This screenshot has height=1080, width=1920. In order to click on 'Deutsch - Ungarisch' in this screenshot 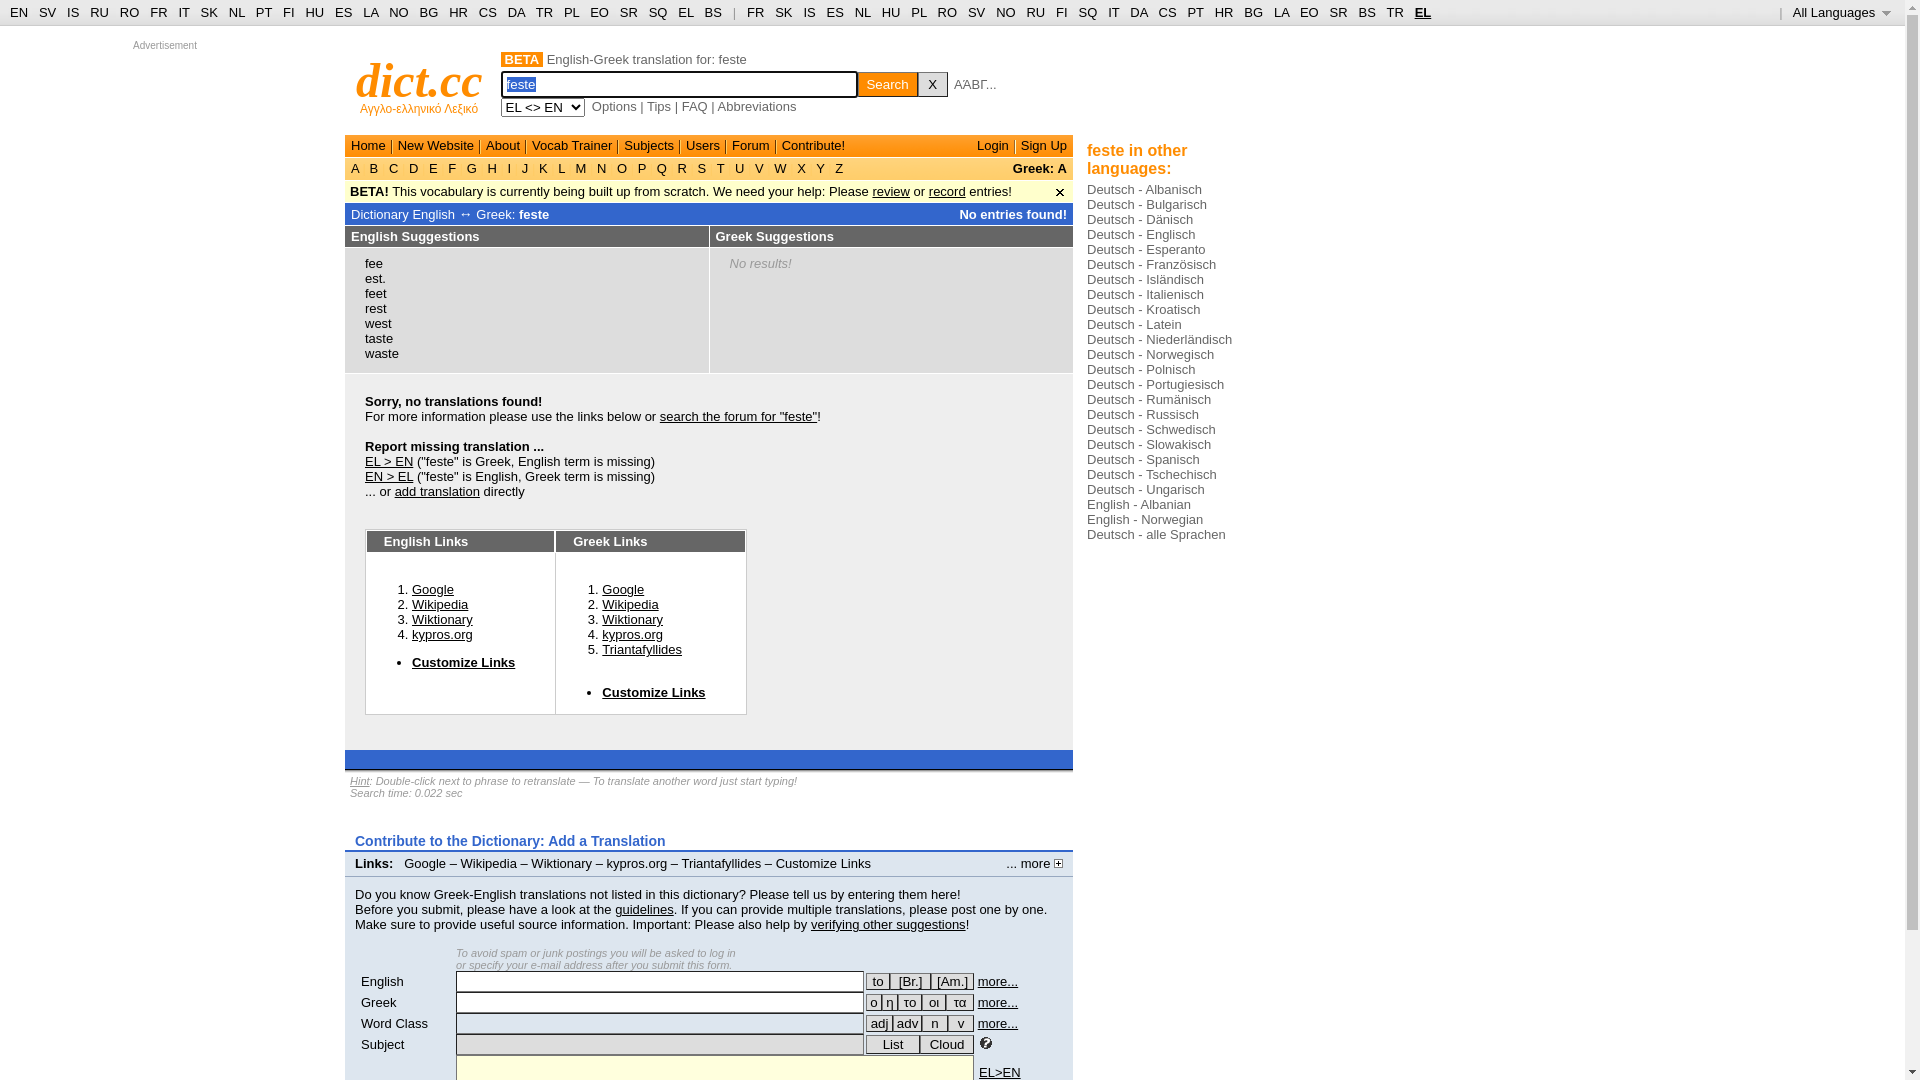, I will do `click(1146, 489)`.